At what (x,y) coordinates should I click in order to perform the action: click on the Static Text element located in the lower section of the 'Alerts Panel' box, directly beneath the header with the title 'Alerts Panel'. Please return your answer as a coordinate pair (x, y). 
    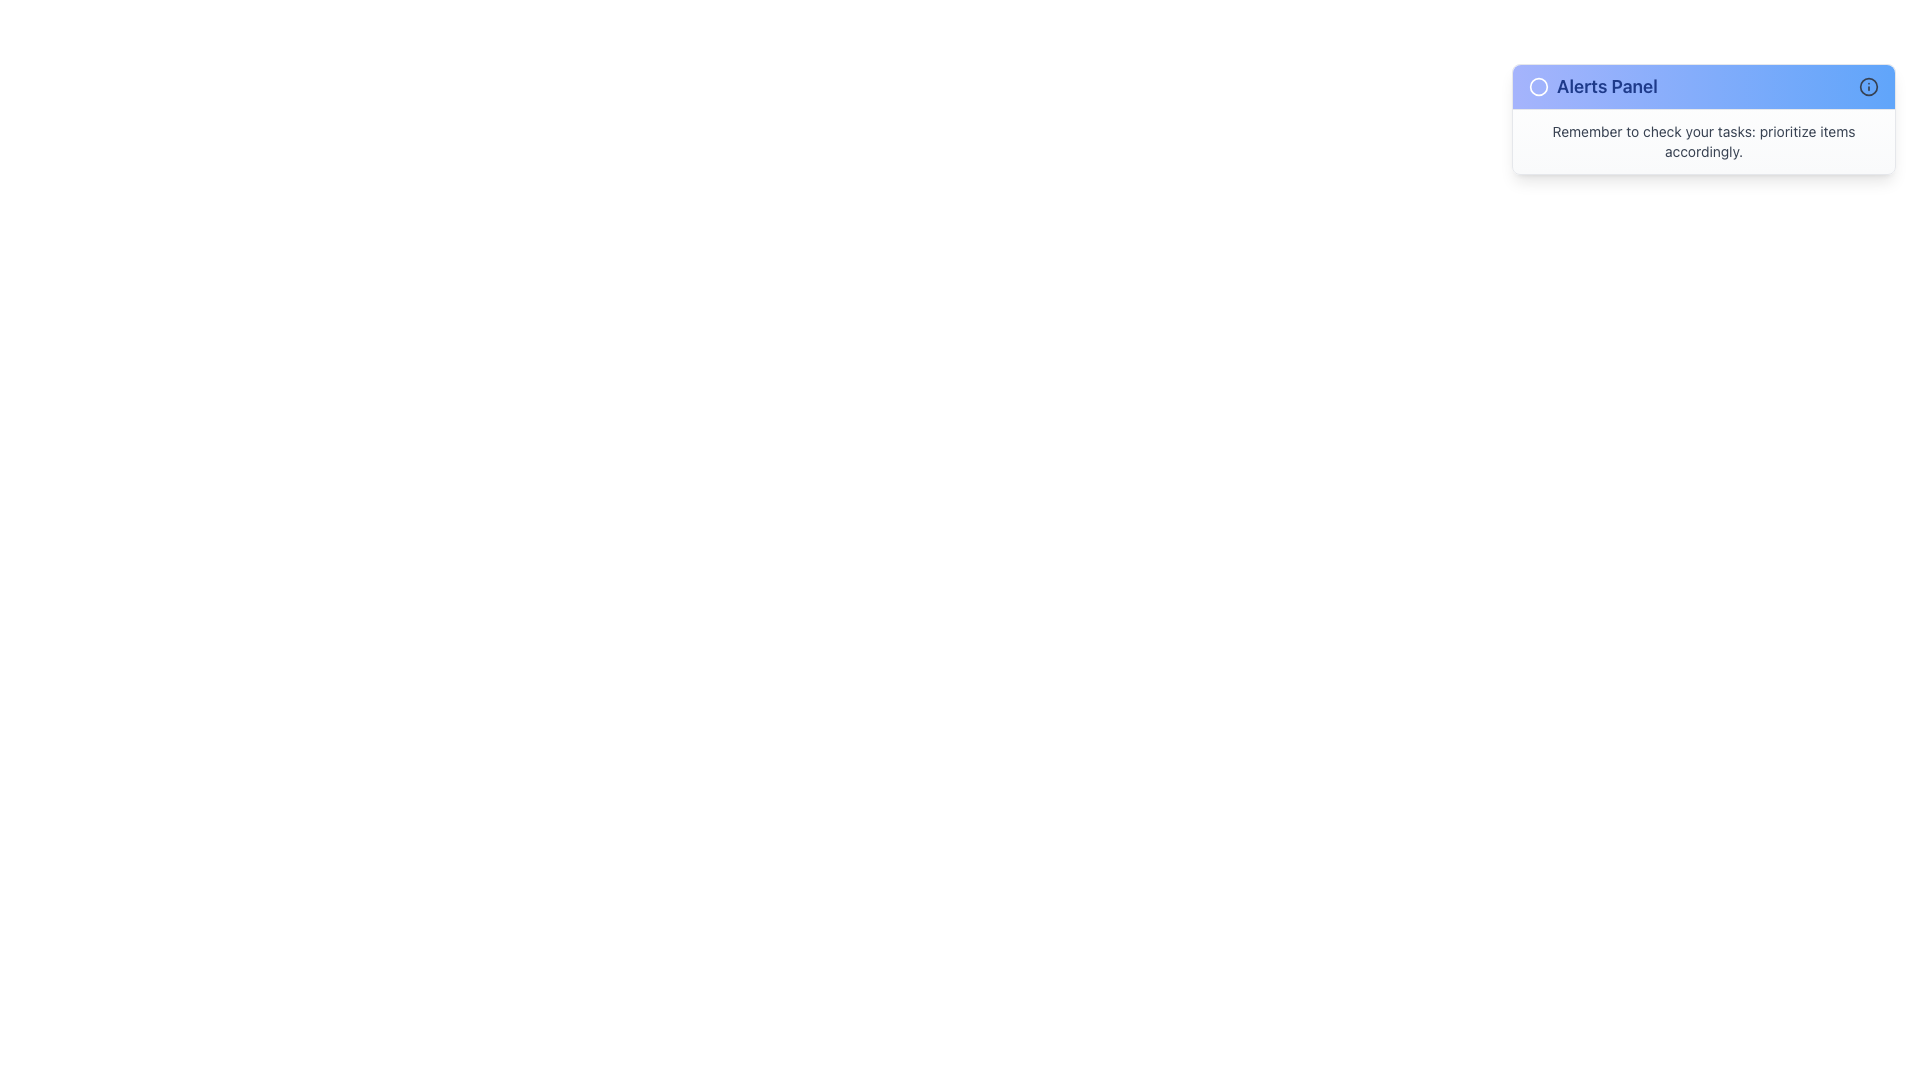
    Looking at the image, I should click on (1703, 141).